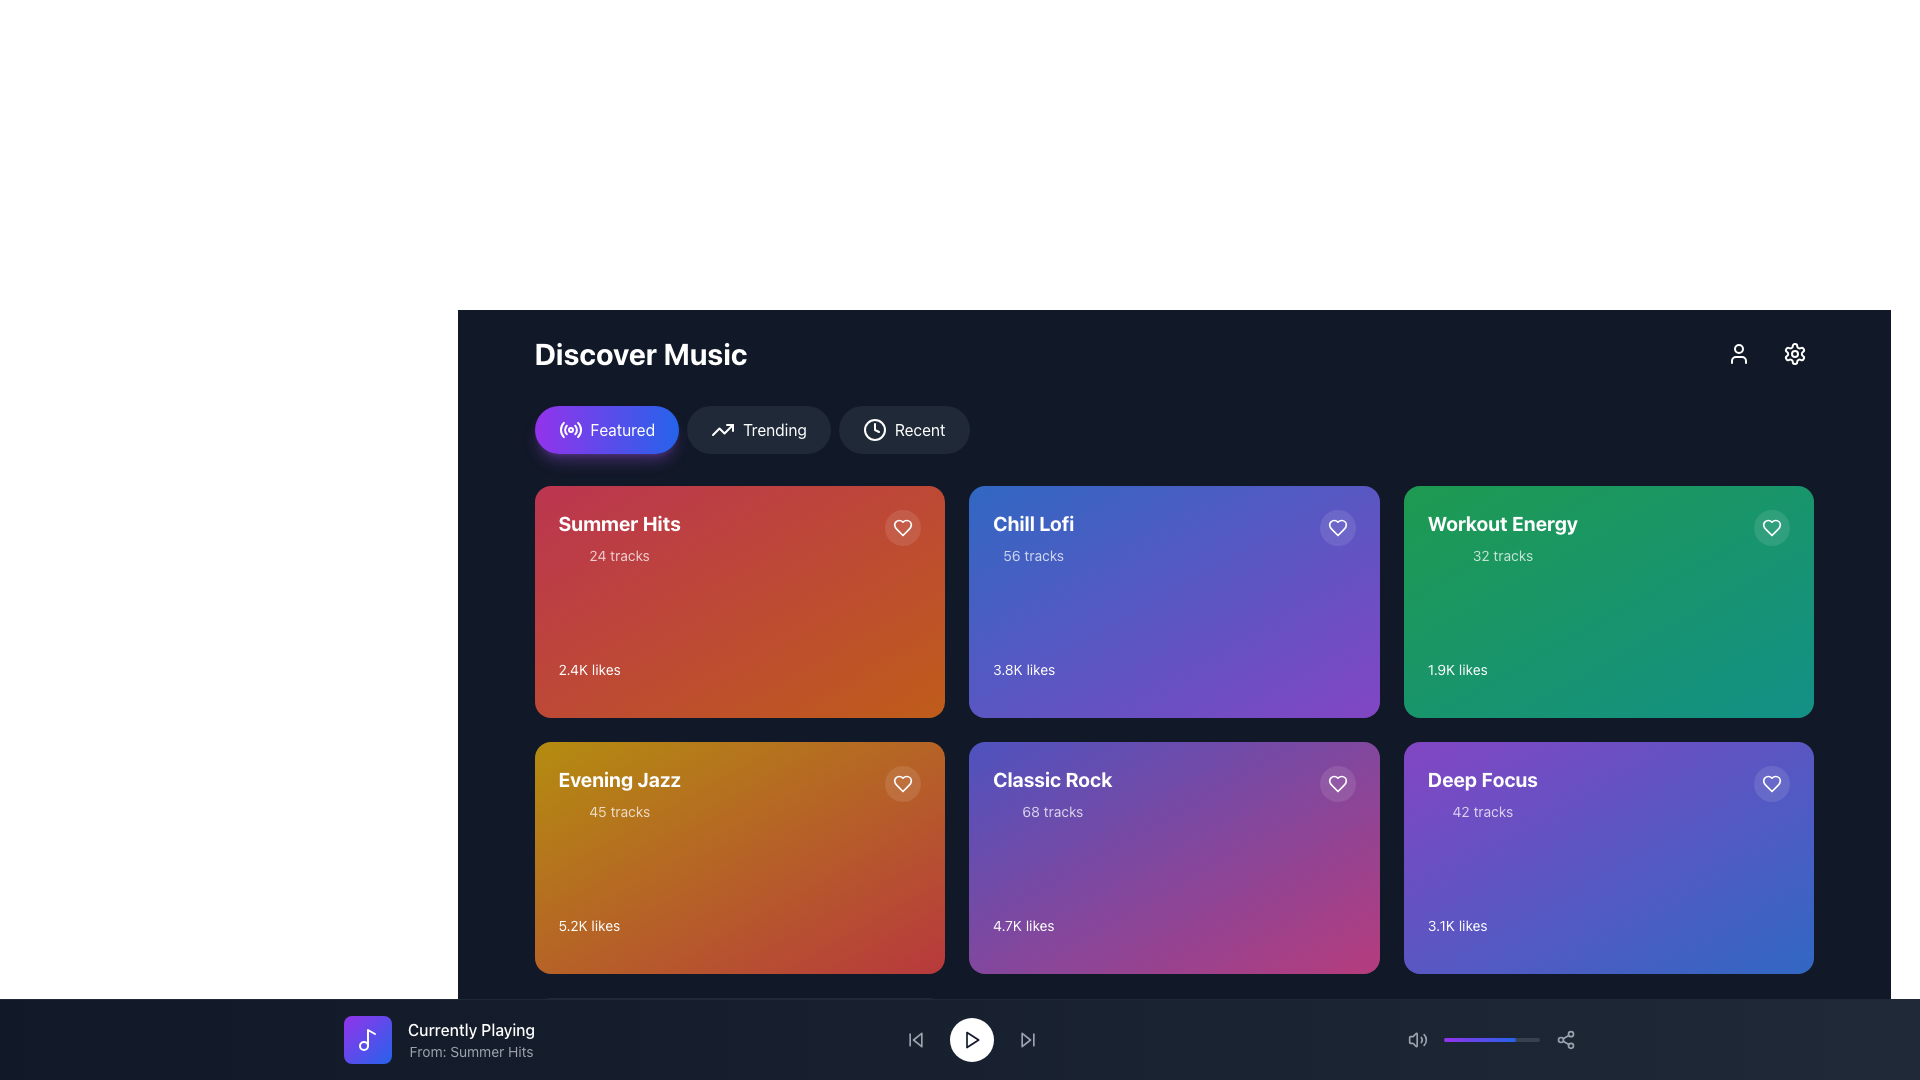 The width and height of the screenshot is (1920, 1080). Describe the element at coordinates (618, 523) in the screenshot. I see `the bold text label displaying 'Summer Hits' for accessibility tooltips` at that location.